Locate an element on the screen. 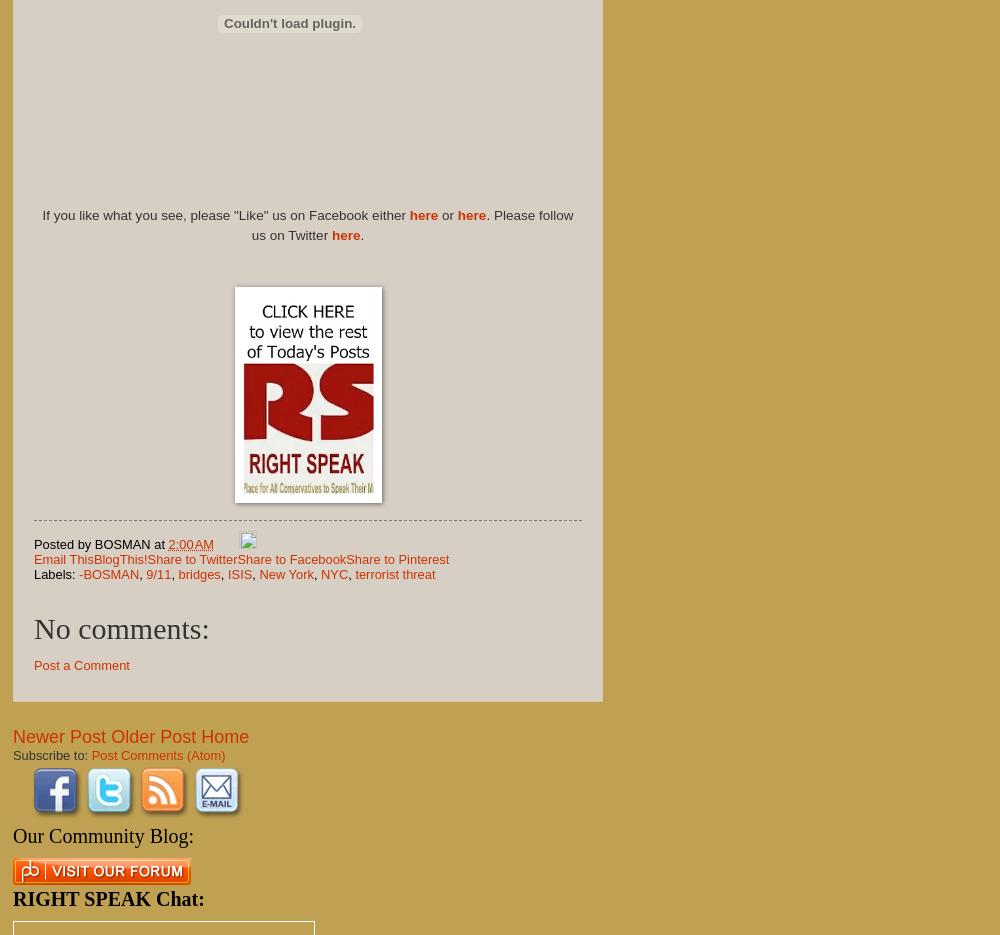  'Share to Pinterest' is located at coordinates (397, 558).